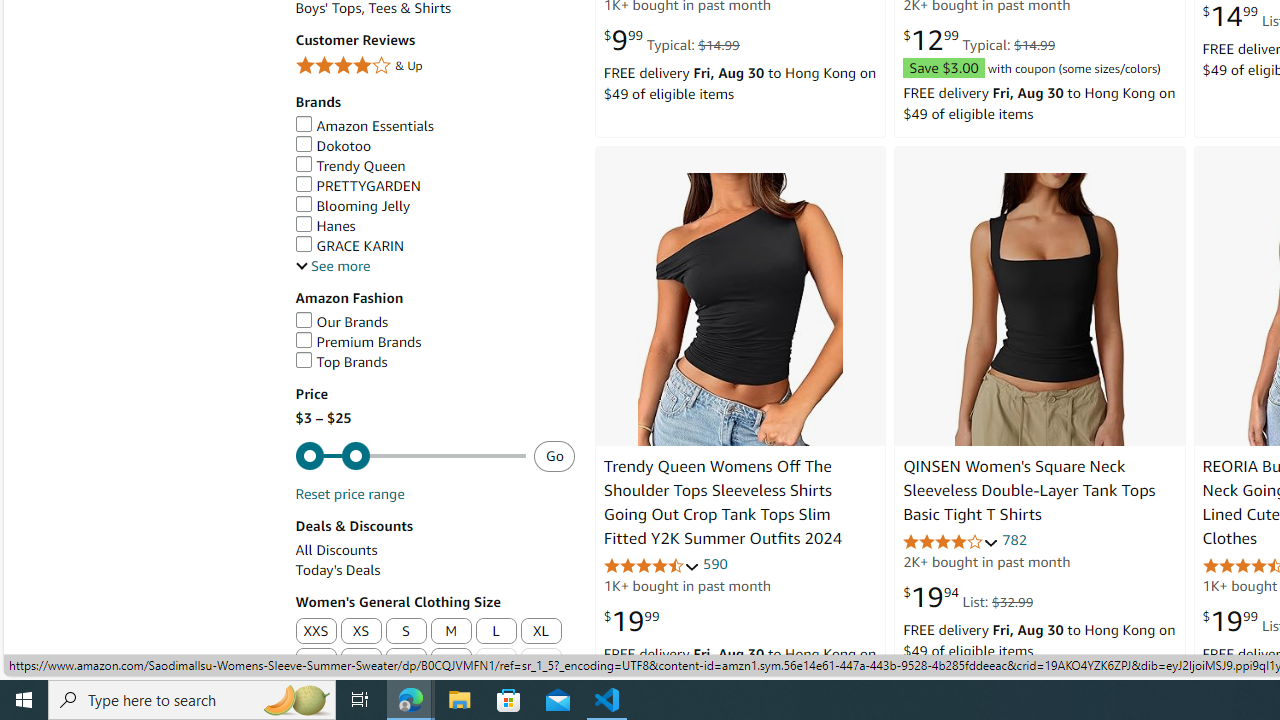 This screenshot has width=1280, height=720. I want to click on 'XL', so click(540, 632).